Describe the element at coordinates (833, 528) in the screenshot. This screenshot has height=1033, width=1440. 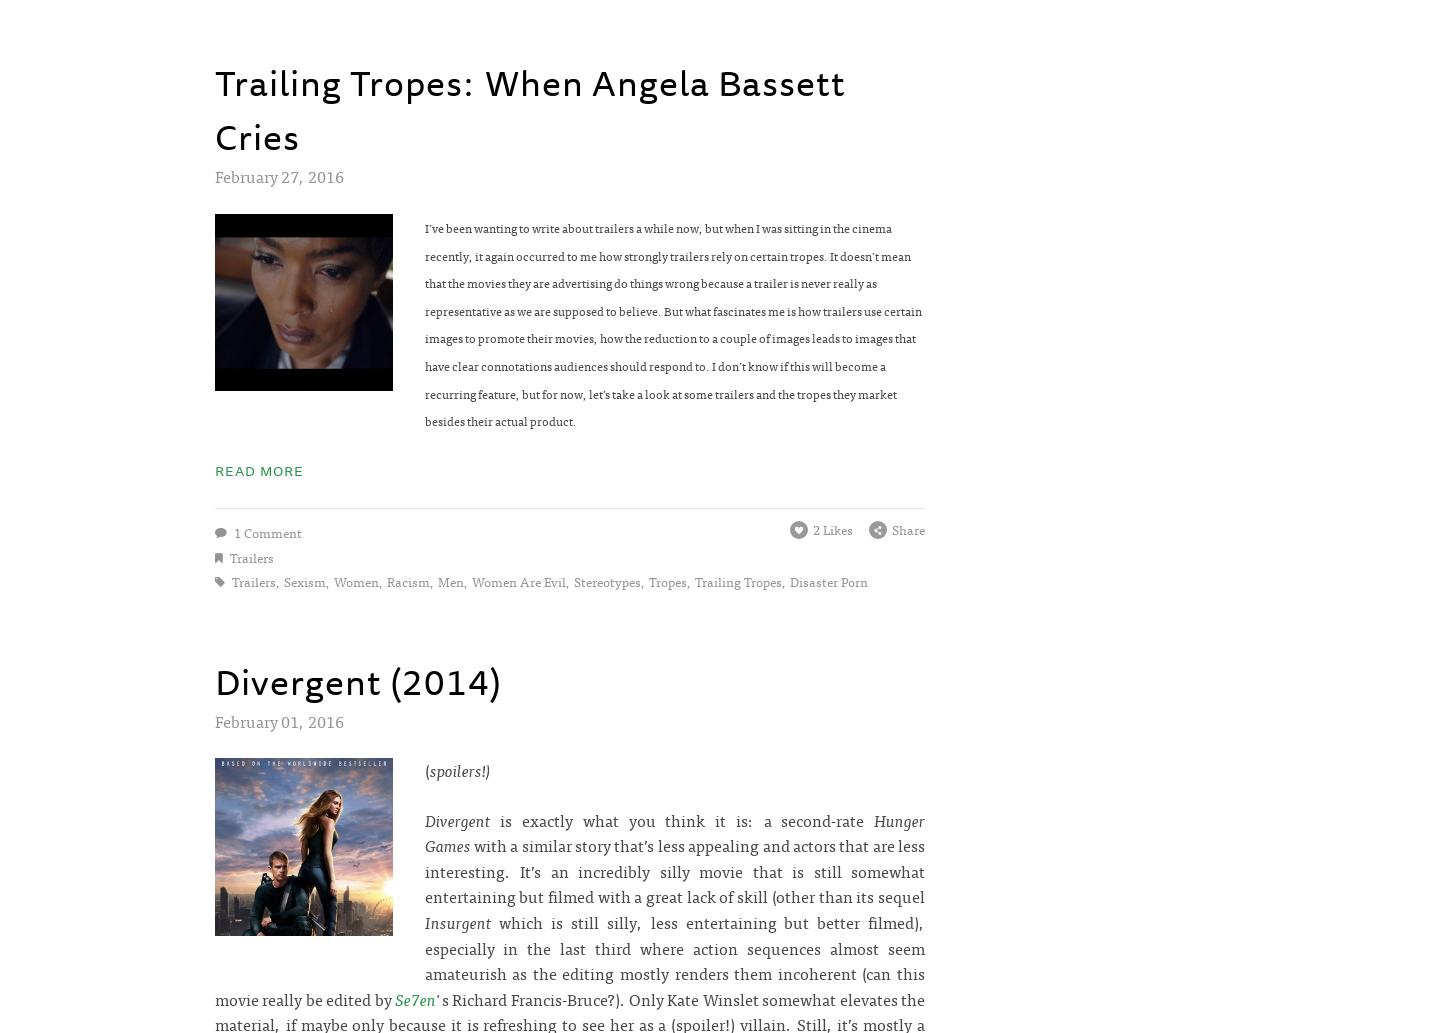
I see `'2 Likes'` at that location.